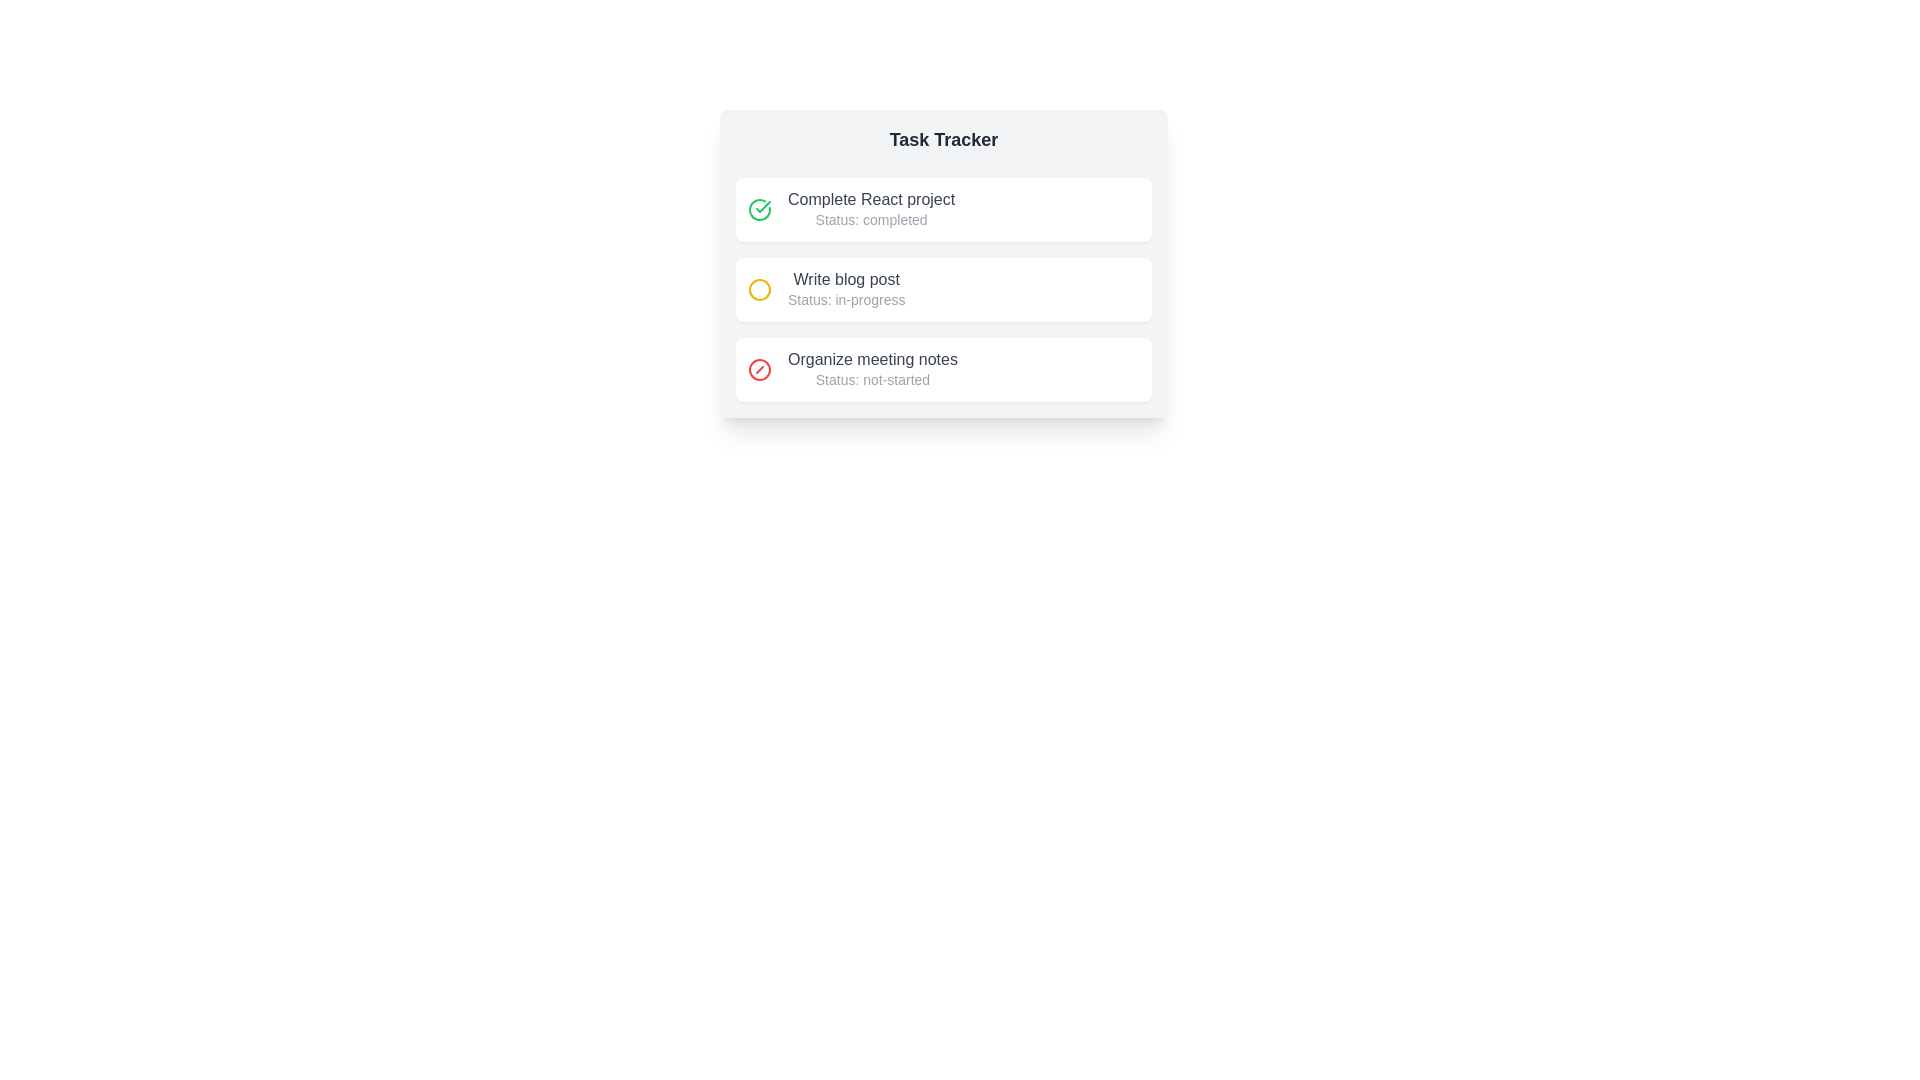 Image resolution: width=1920 pixels, height=1080 pixels. Describe the element at coordinates (873, 380) in the screenshot. I see `the 'Status: not-started' text label located directly below 'Organize meeting notes' in the task tracker interface` at that location.